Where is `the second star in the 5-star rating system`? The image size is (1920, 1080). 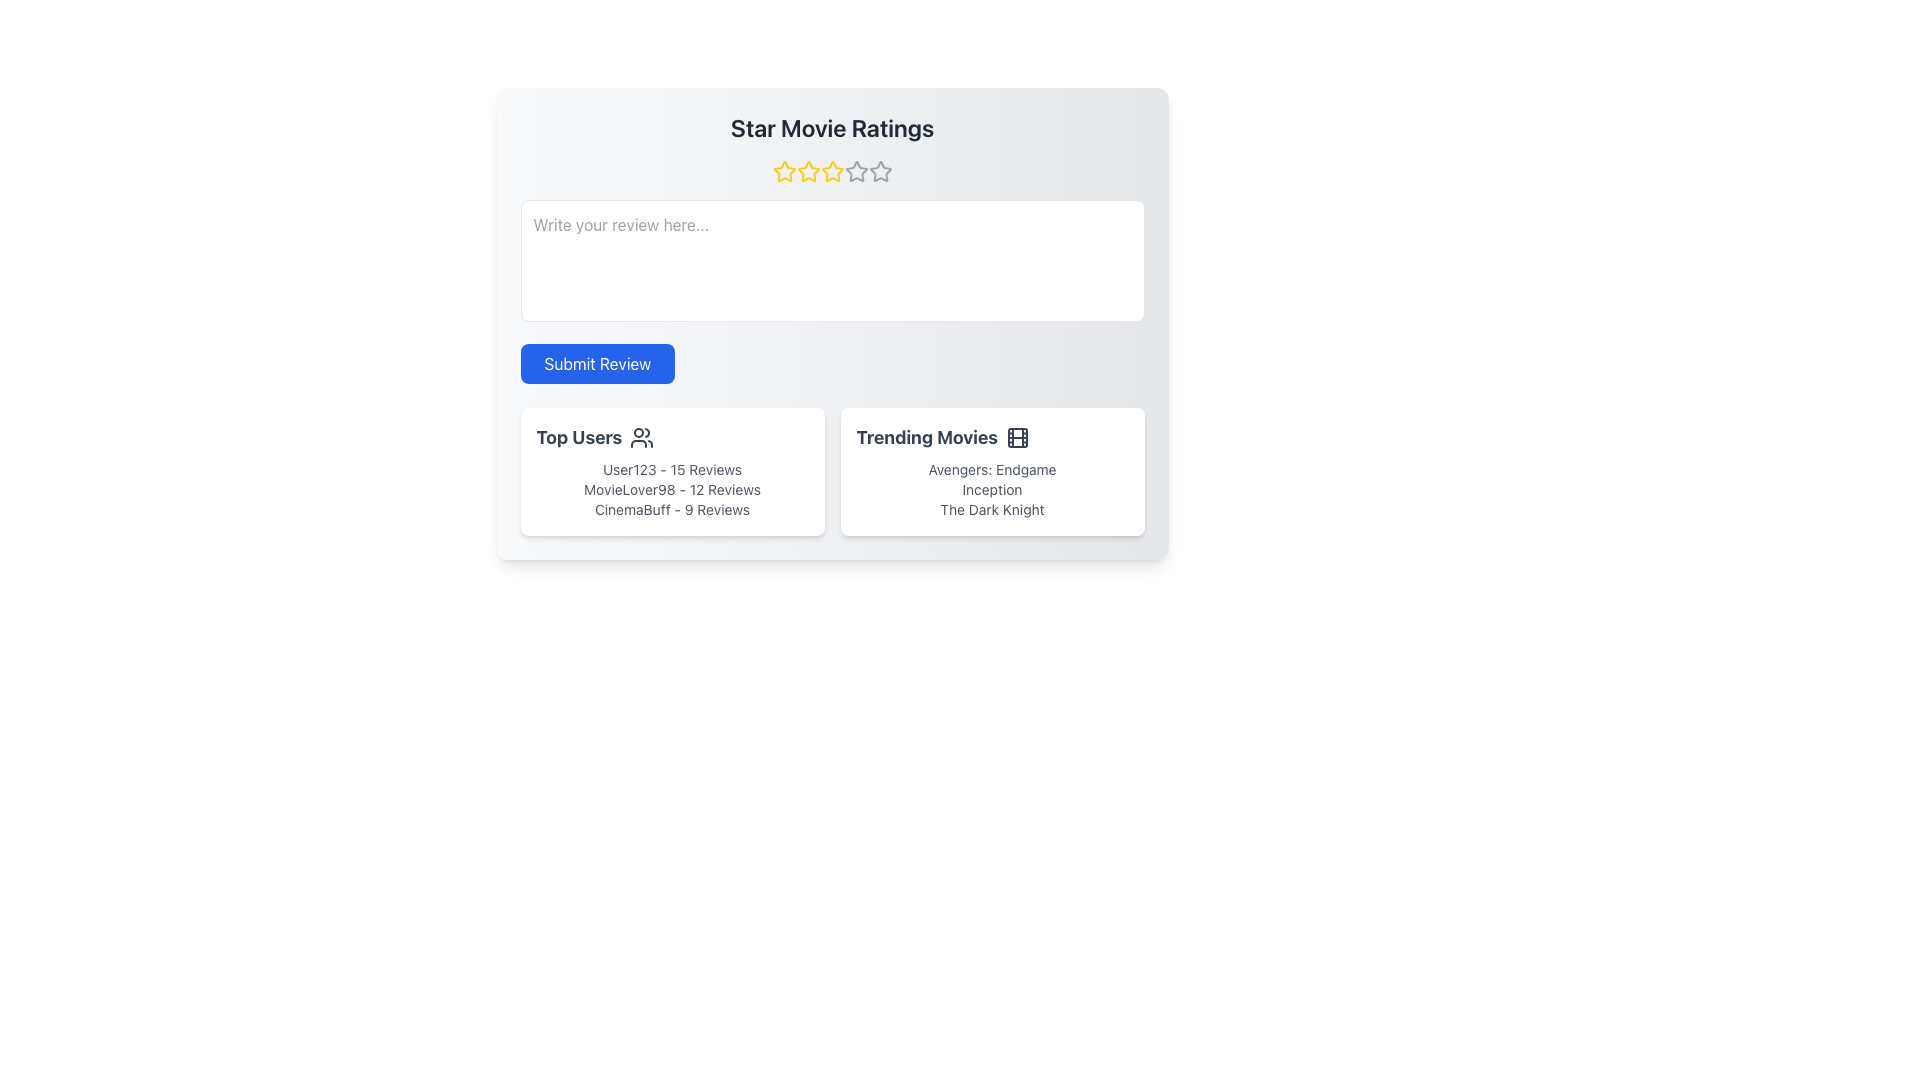 the second star in the 5-star rating system is located at coordinates (808, 170).